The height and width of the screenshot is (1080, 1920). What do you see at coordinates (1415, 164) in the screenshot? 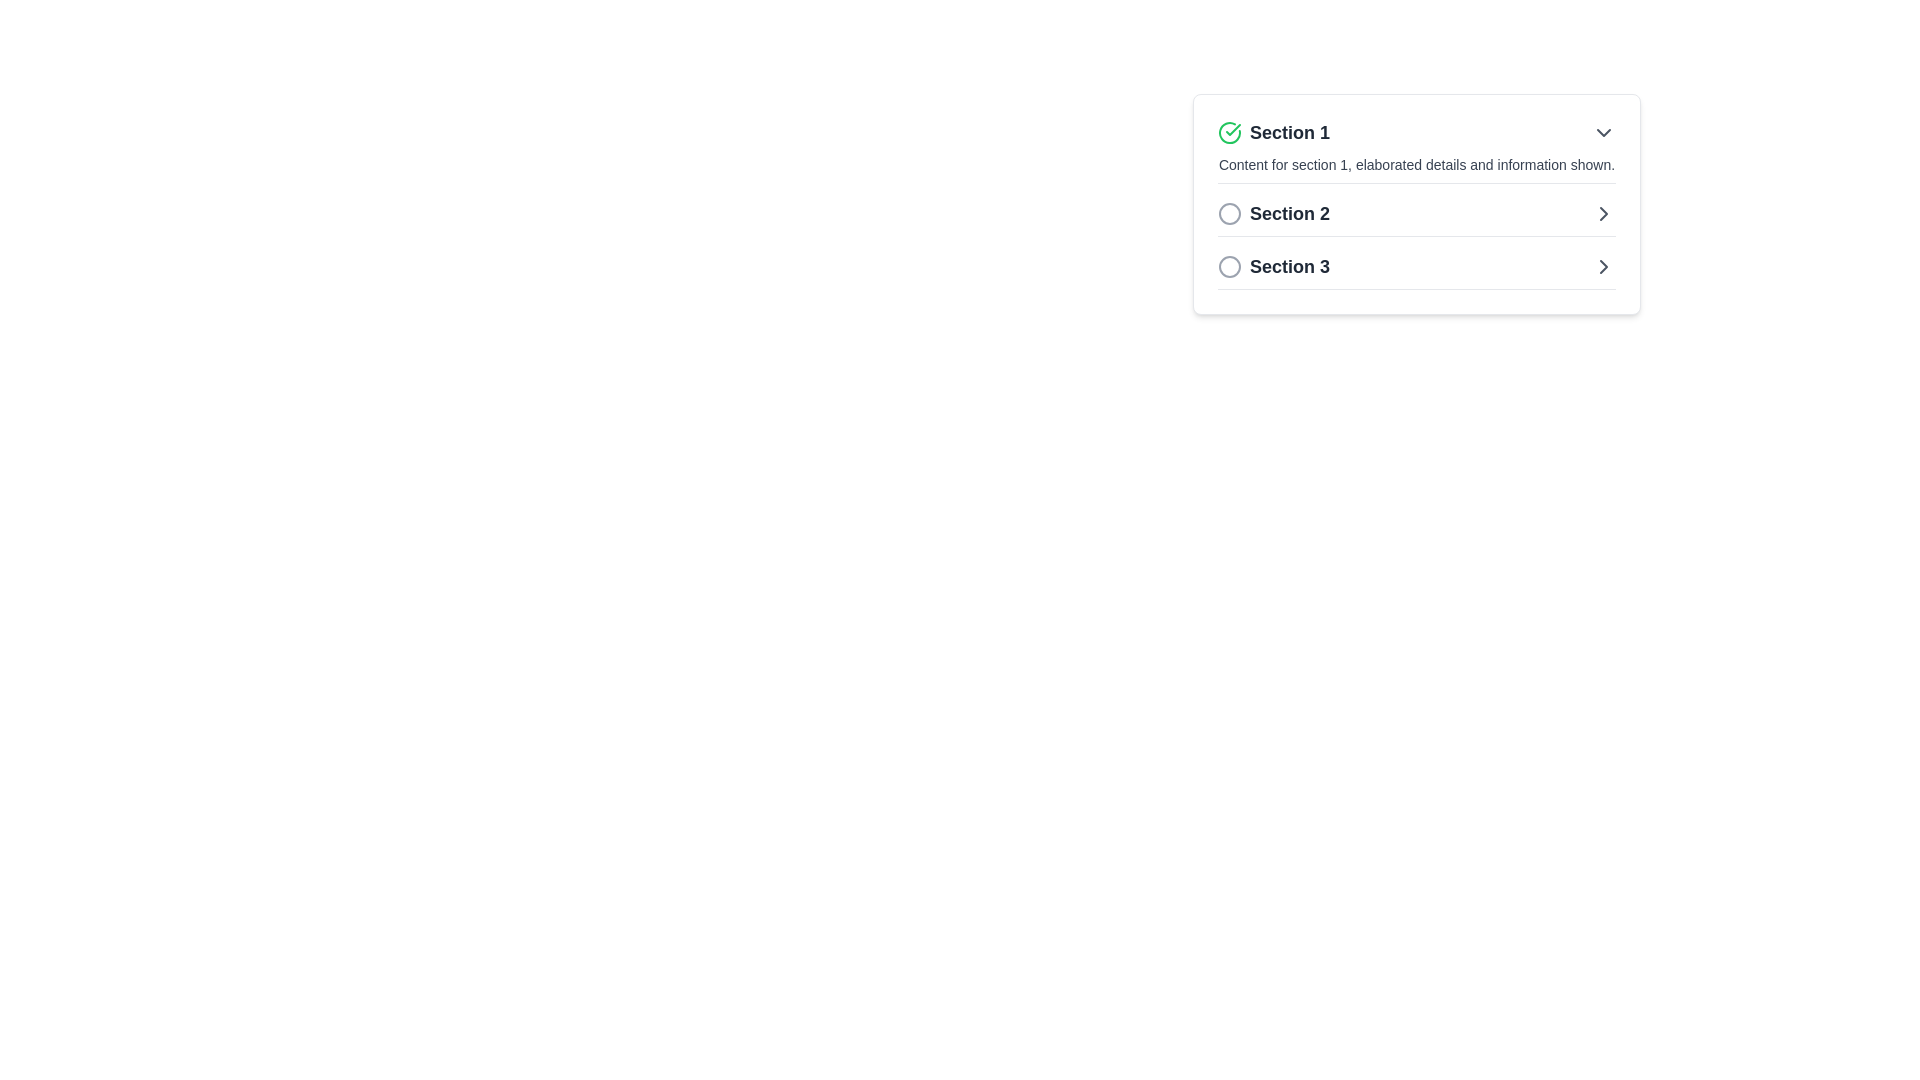
I see `the static text paragraph located directly below the heading 'Section 1' in the collapsible group, which provides descriptive content about the section` at bounding box center [1415, 164].